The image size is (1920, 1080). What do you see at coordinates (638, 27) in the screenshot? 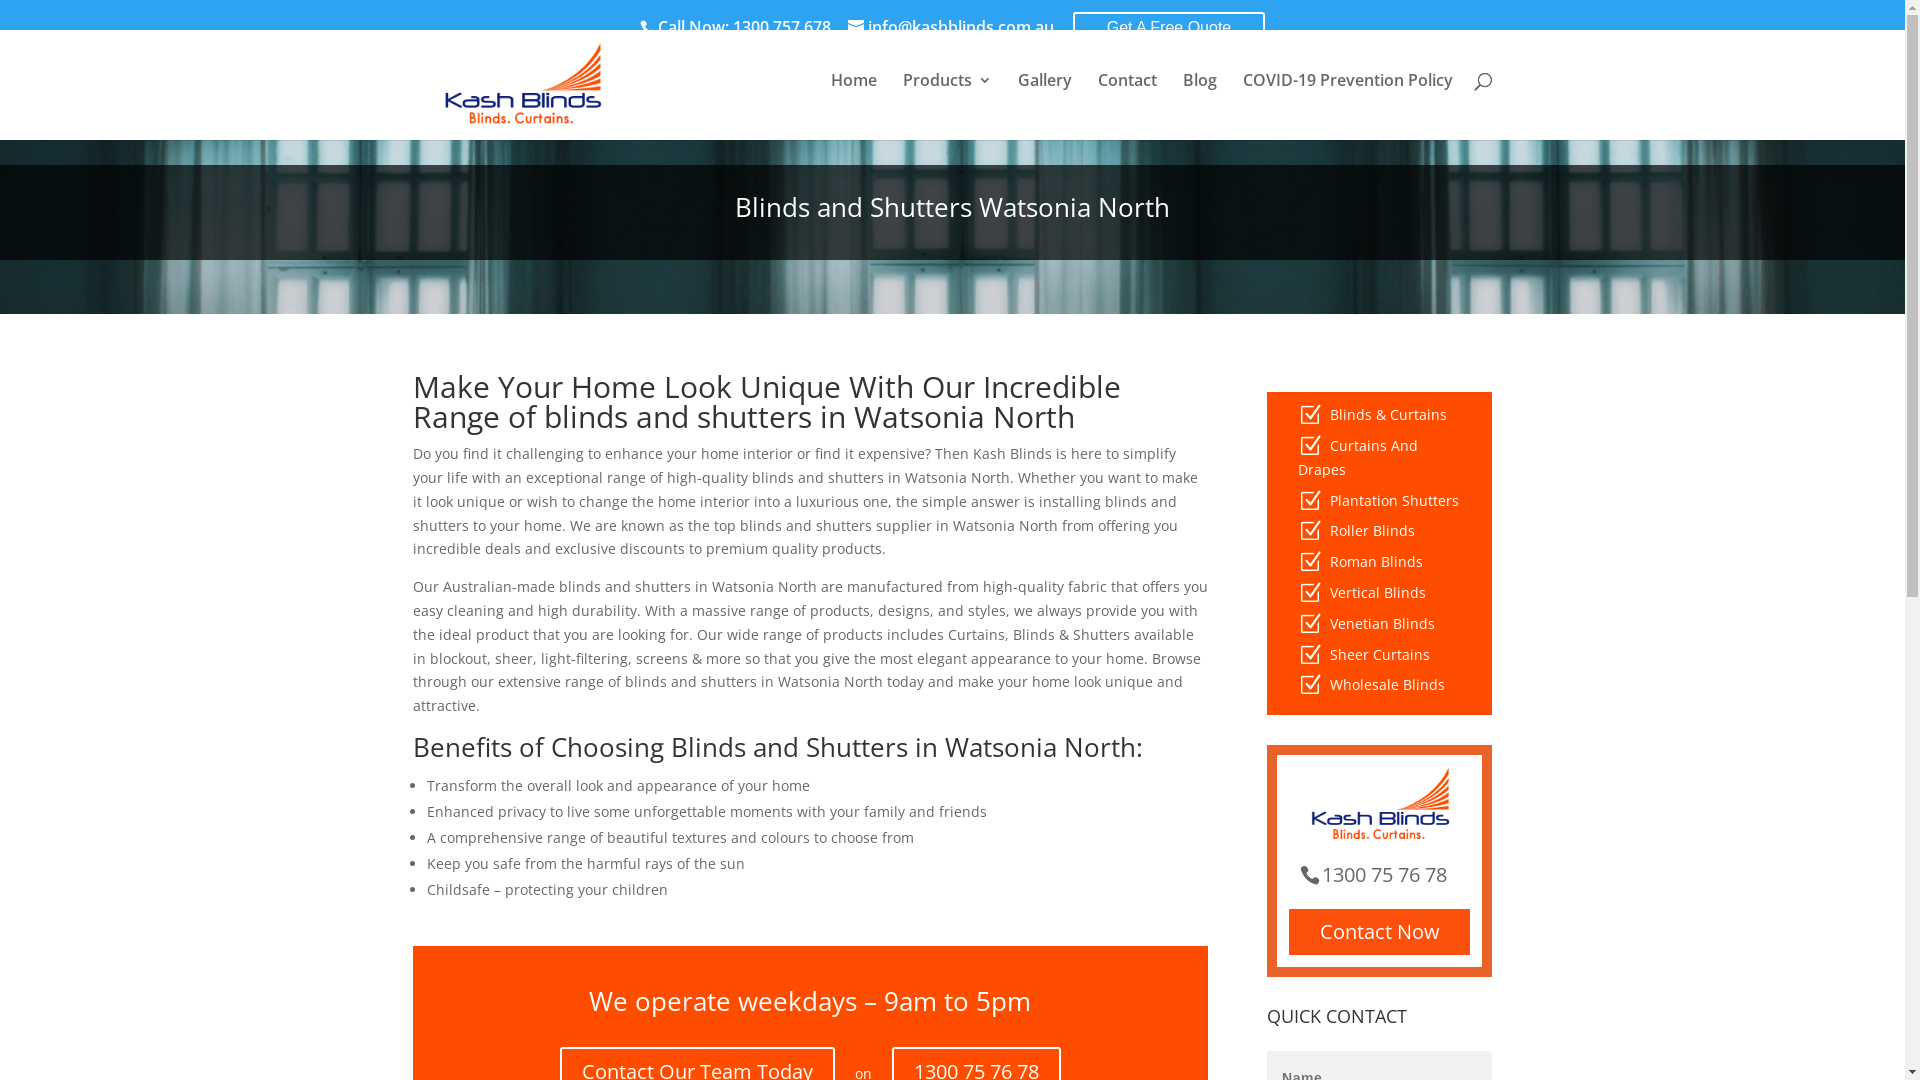
I see `'Call Now: 1300 757 678'` at bounding box center [638, 27].